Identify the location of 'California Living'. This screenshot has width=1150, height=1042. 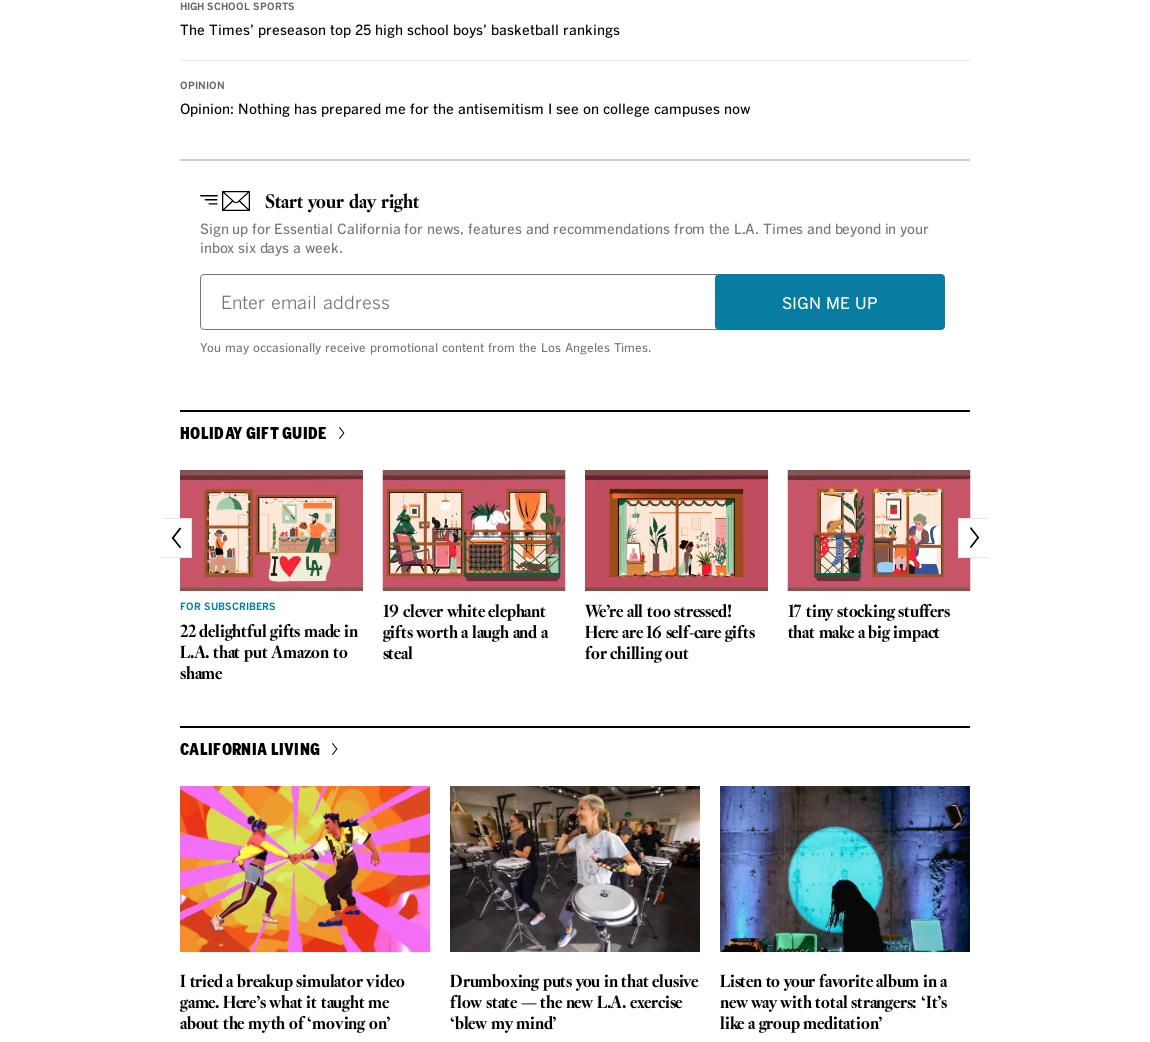
(249, 746).